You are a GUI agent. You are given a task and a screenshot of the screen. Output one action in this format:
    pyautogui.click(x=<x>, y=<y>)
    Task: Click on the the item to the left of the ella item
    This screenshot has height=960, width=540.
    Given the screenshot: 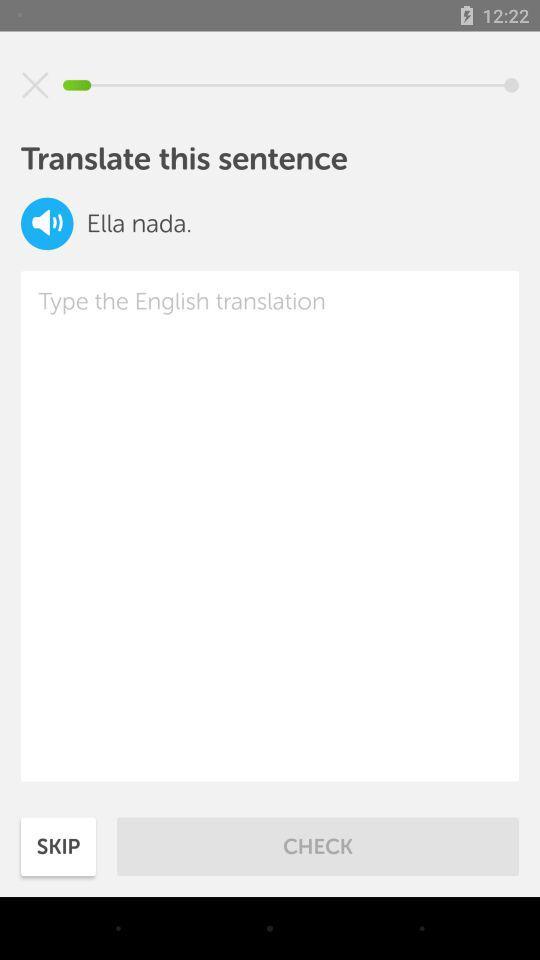 What is the action you would take?
    pyautogui.click(x=47, y=223)
    